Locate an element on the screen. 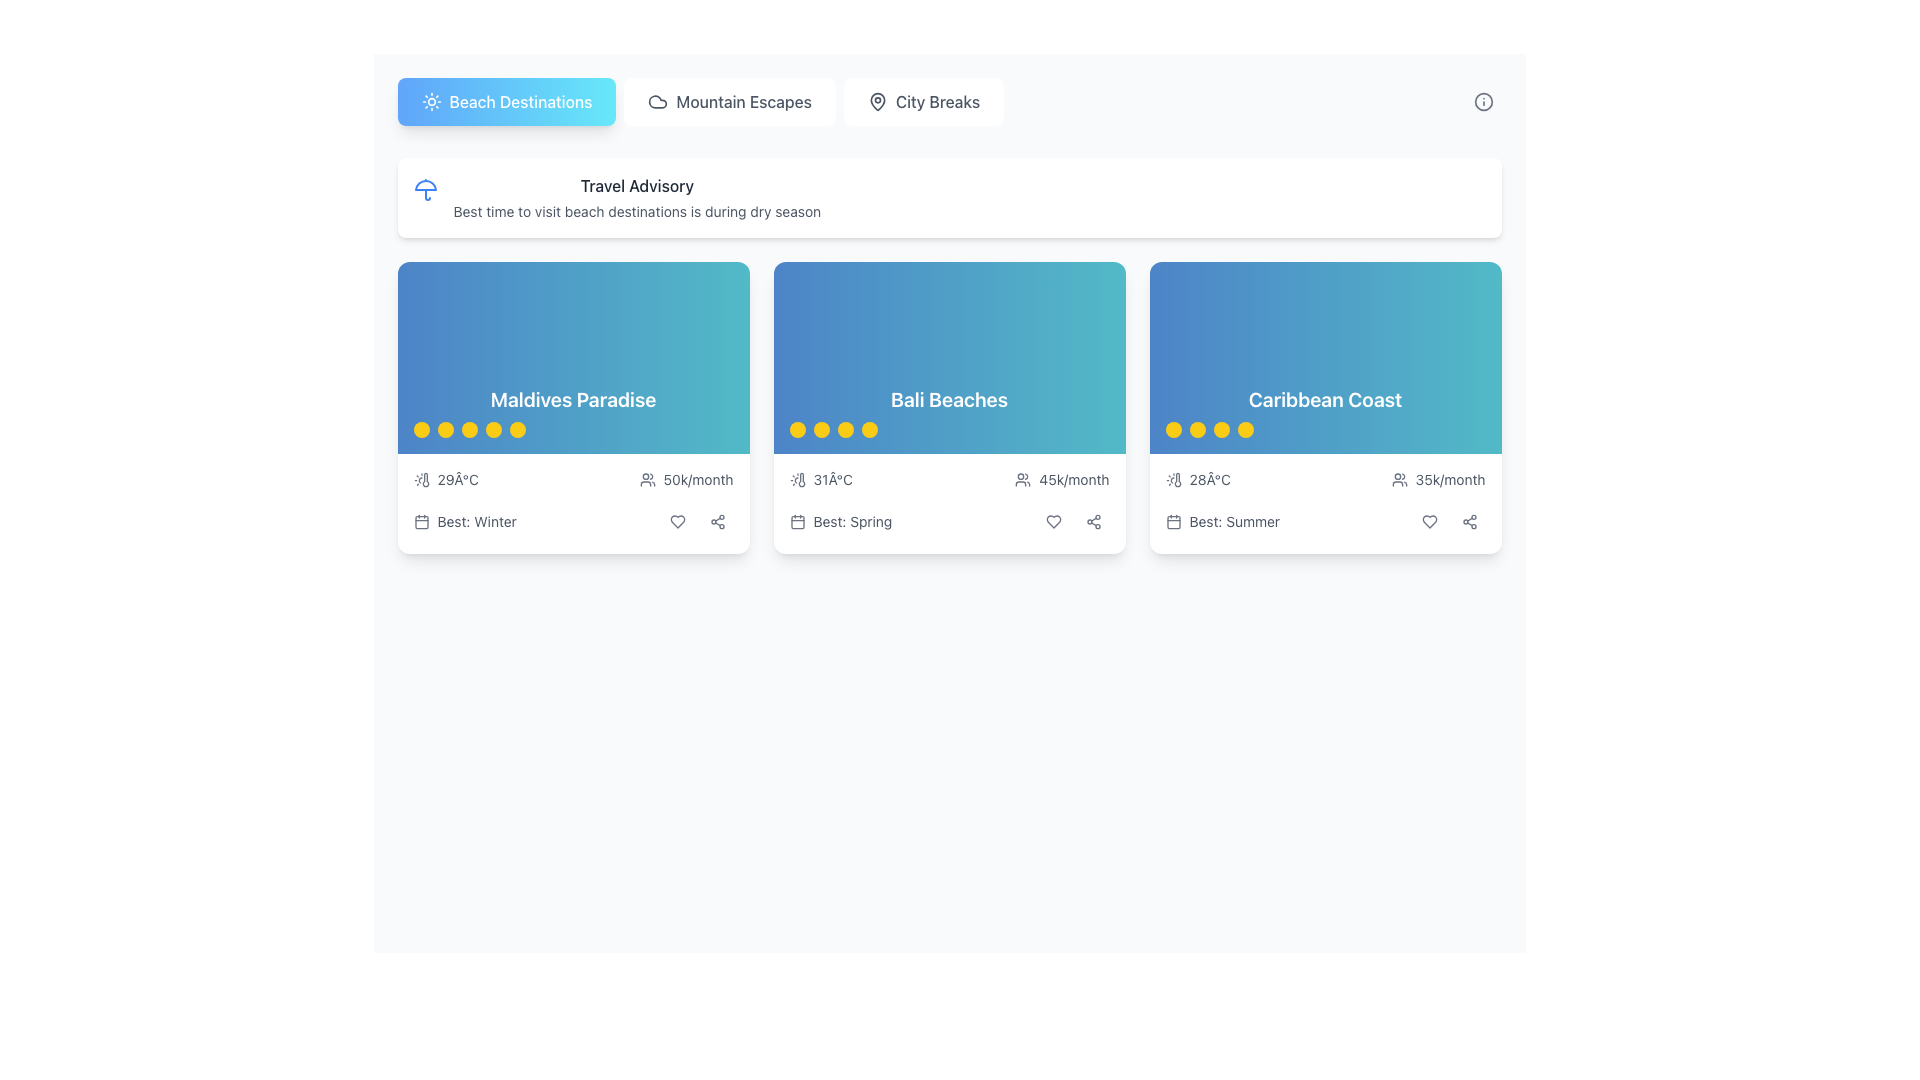 Image resolution: width=1920 pixels, height=1080 pixels. the textual information presented in the 'Maldives Paradise' card, located in the bottom section to the left of the row of icons is located at coordinates (572, 520).